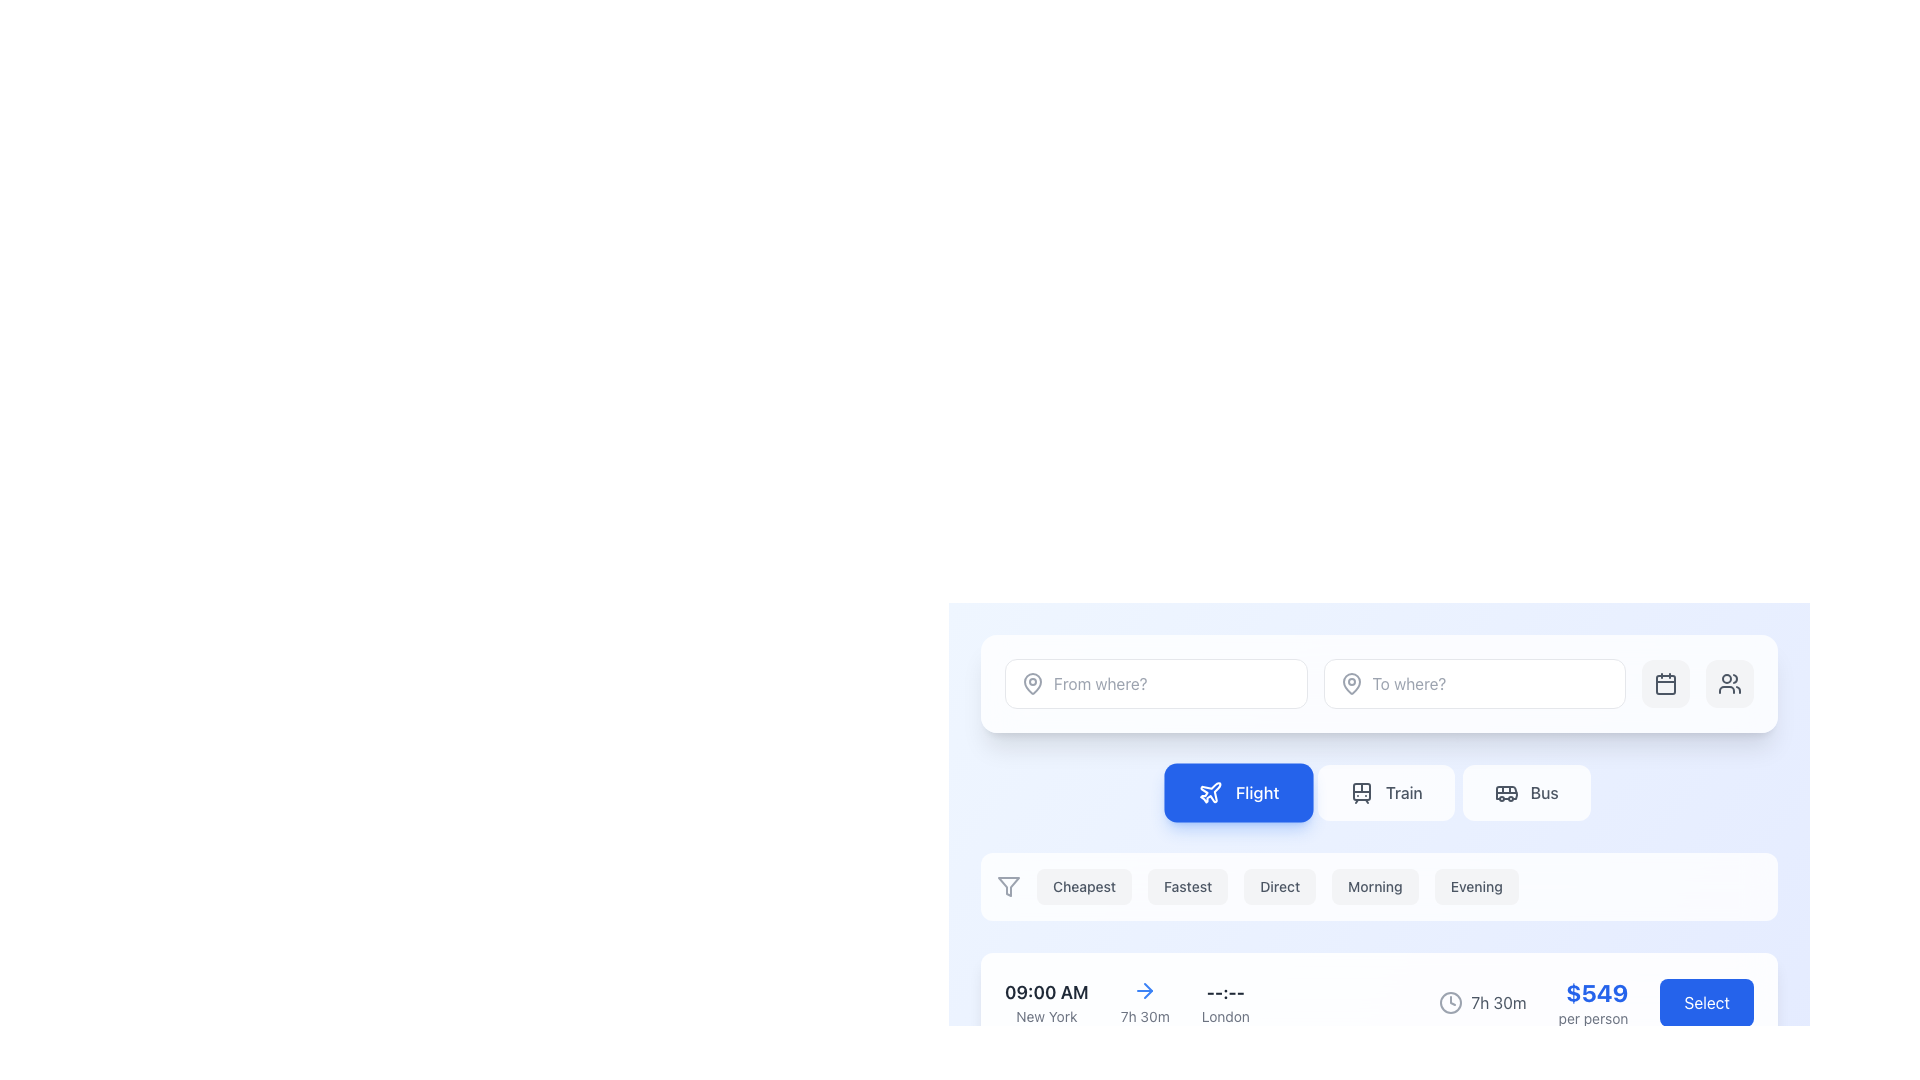 The image size is (1920, 1080). Describe the element at coordinates (1451, 1002) in the screenshot. I see `the circular outline of the clock icon, which is part of a row containing travel-related information near the duration label of '7h 30m'` at that location.